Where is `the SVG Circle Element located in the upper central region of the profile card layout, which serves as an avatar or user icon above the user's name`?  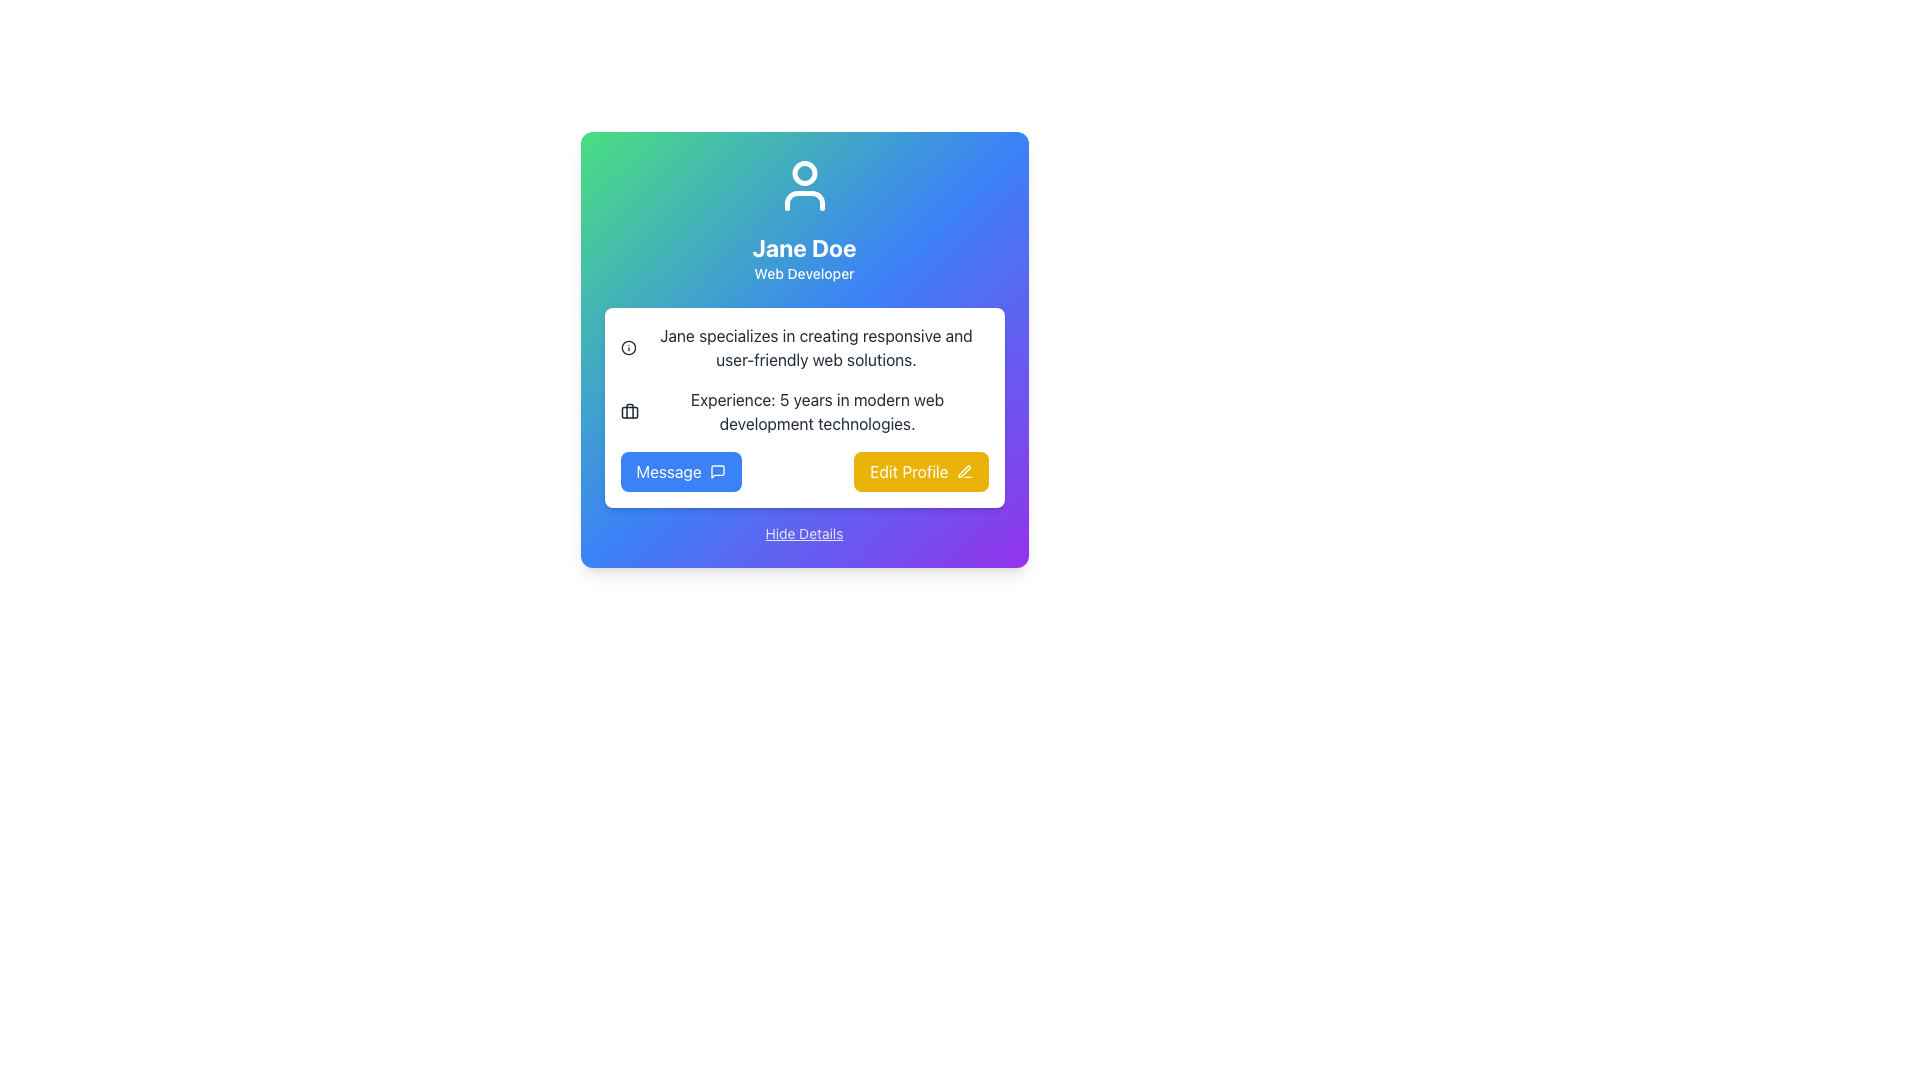
the SVG Circle Element located in the upper central region of the profile card layout, which serves as an avatar or user icon above the user's name is located at coordinates (804, 172).